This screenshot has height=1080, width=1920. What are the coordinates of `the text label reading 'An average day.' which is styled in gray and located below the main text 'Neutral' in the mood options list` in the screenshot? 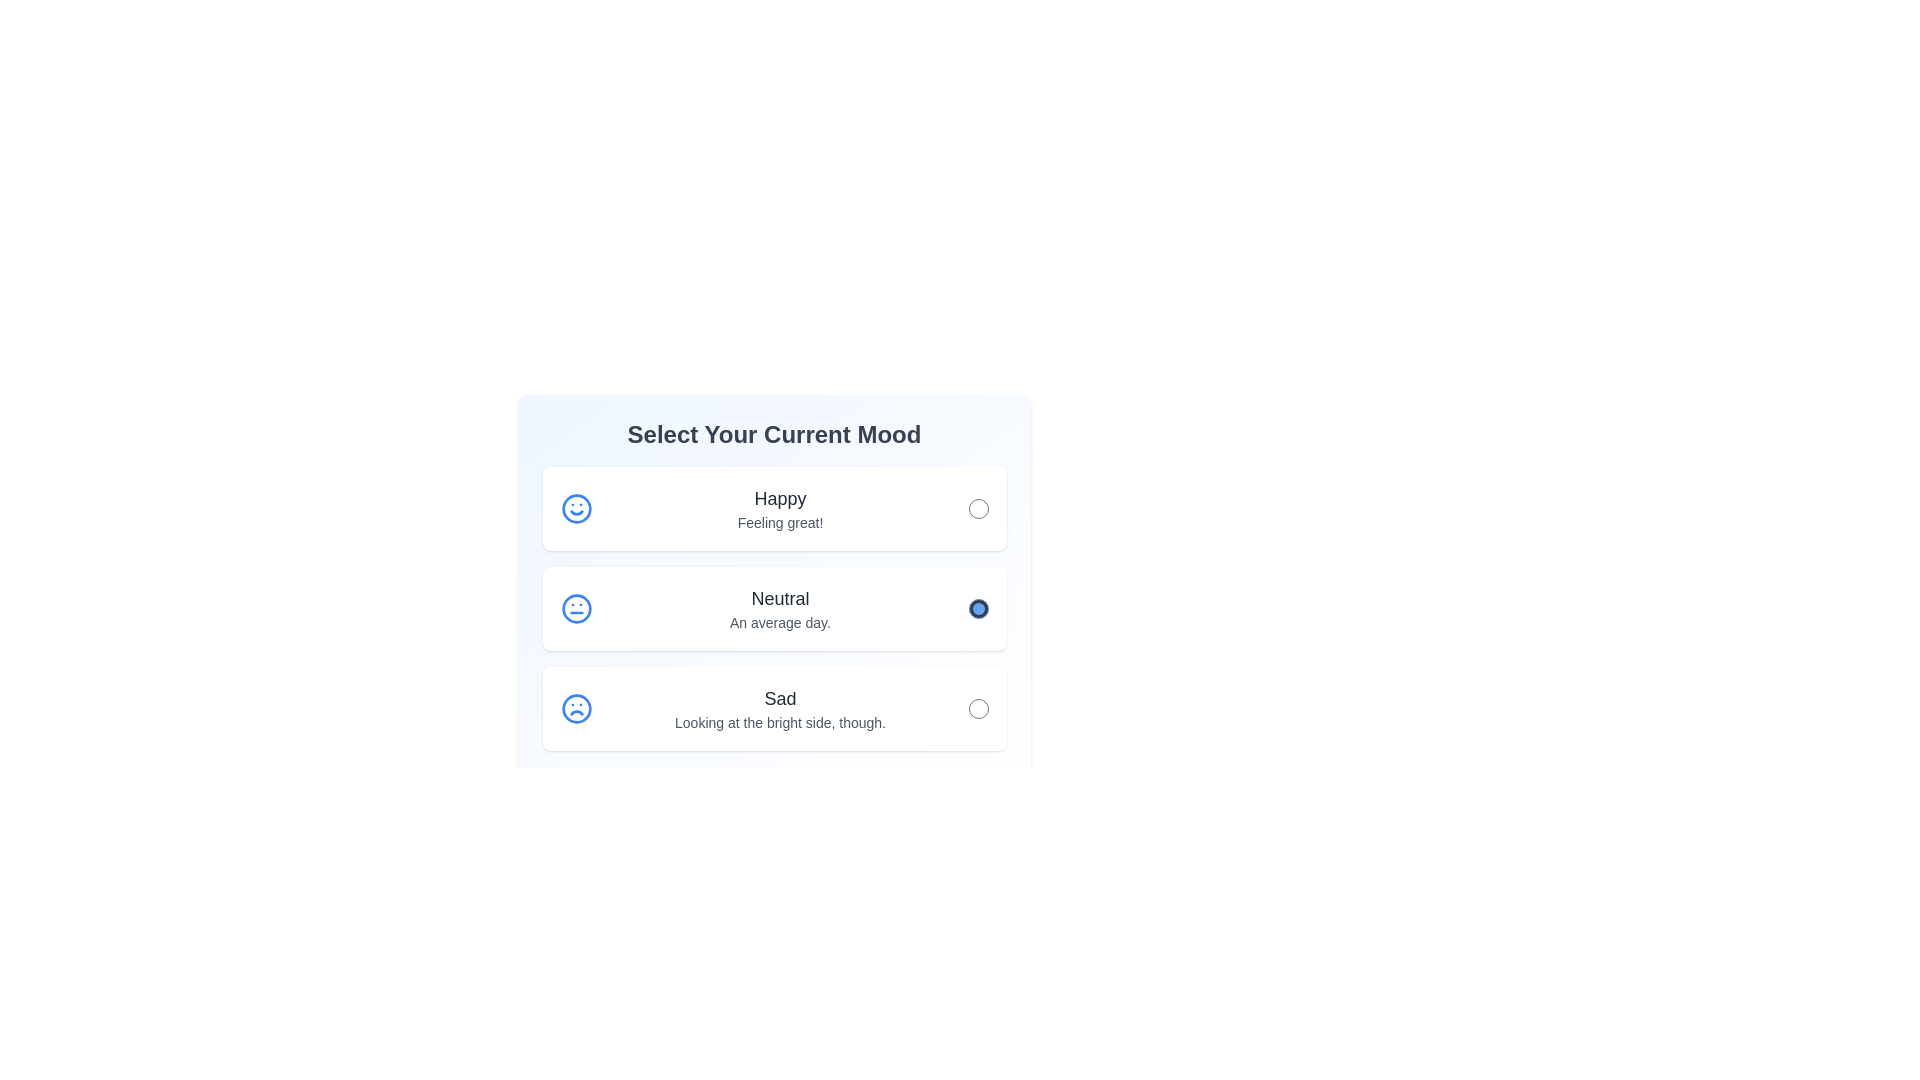 It's located at (779, 622).